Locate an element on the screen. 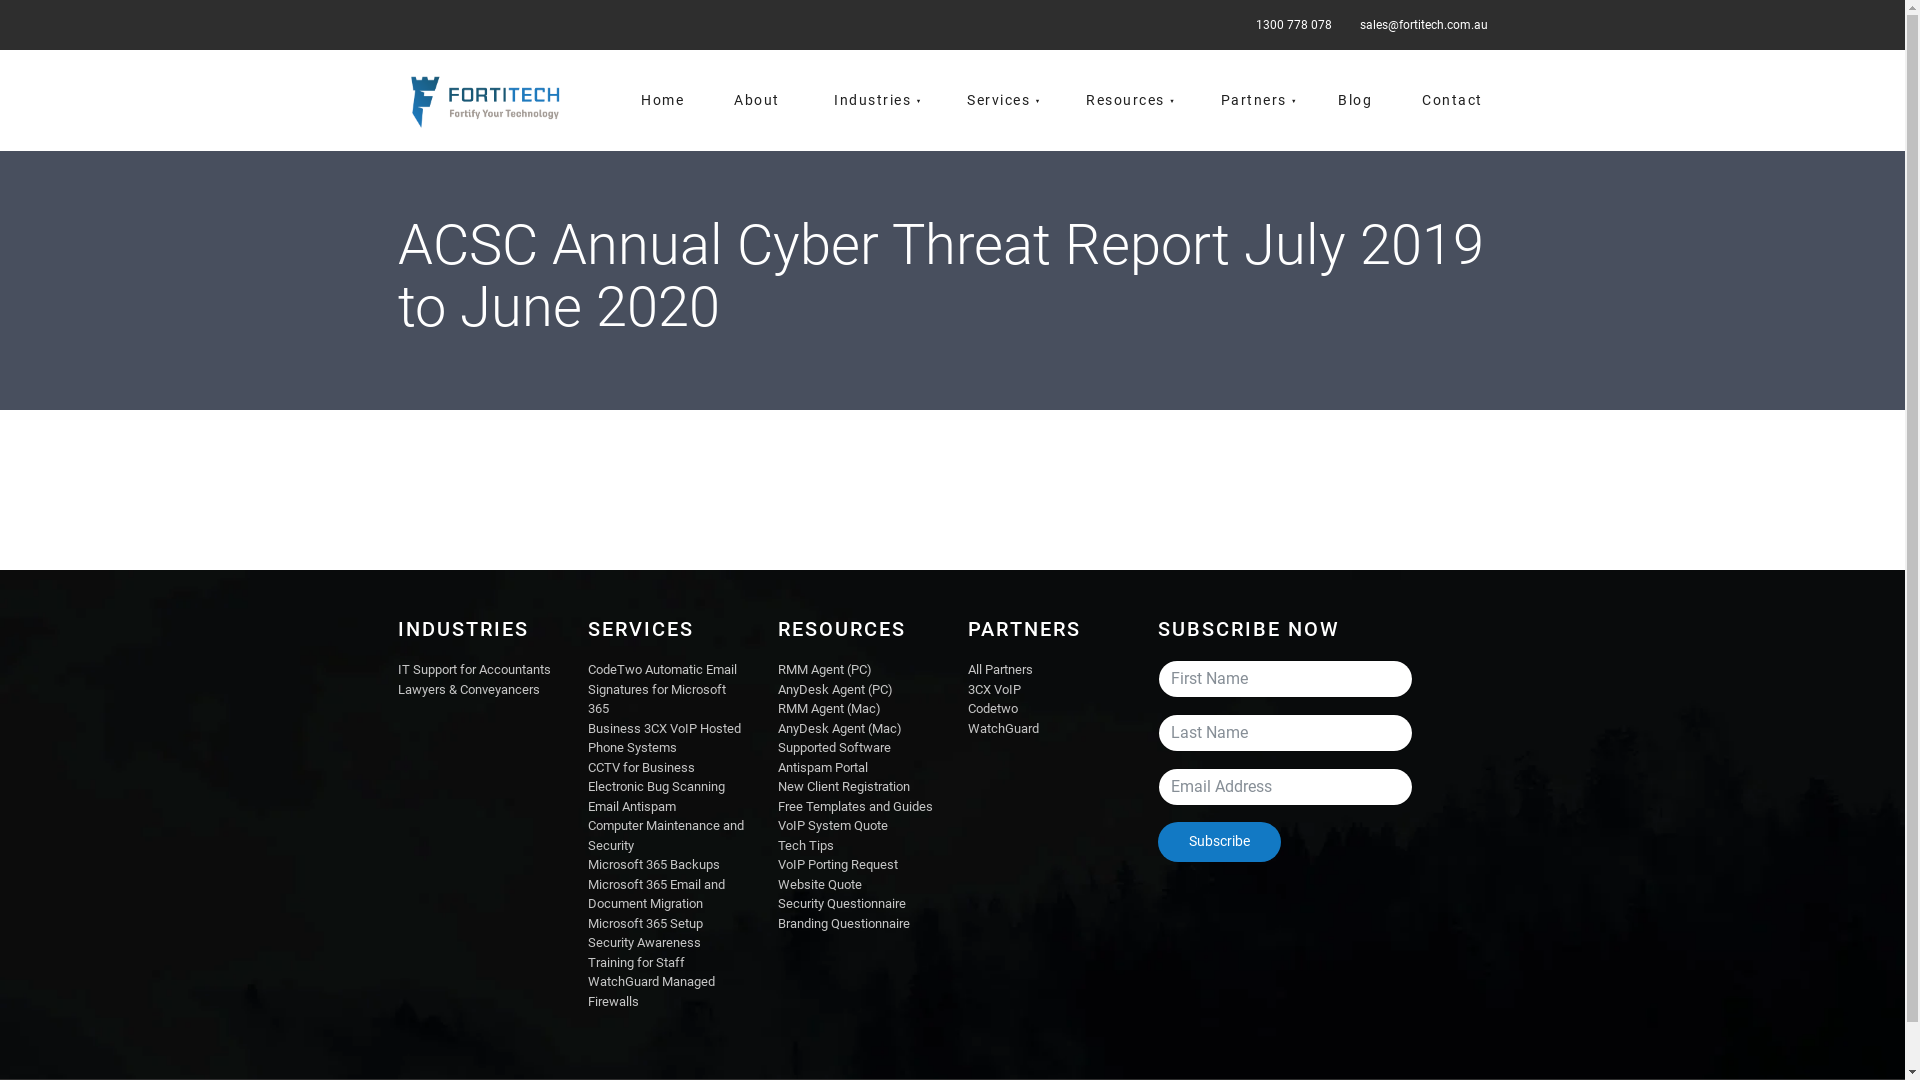 Image resolution: width=1920 pixels, height=1080 pixels. '3CX VoIP' is located at coordinates (994, 688).